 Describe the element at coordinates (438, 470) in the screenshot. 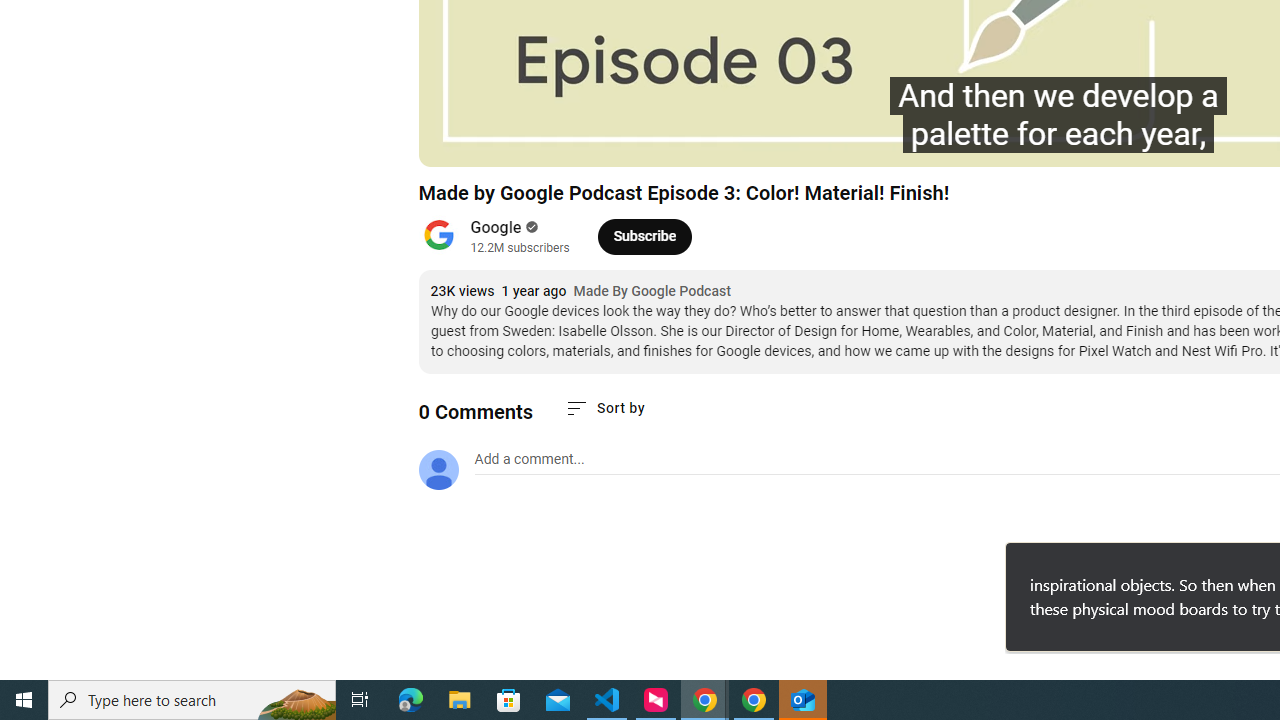

I see `'Default profile photo'` at that location.